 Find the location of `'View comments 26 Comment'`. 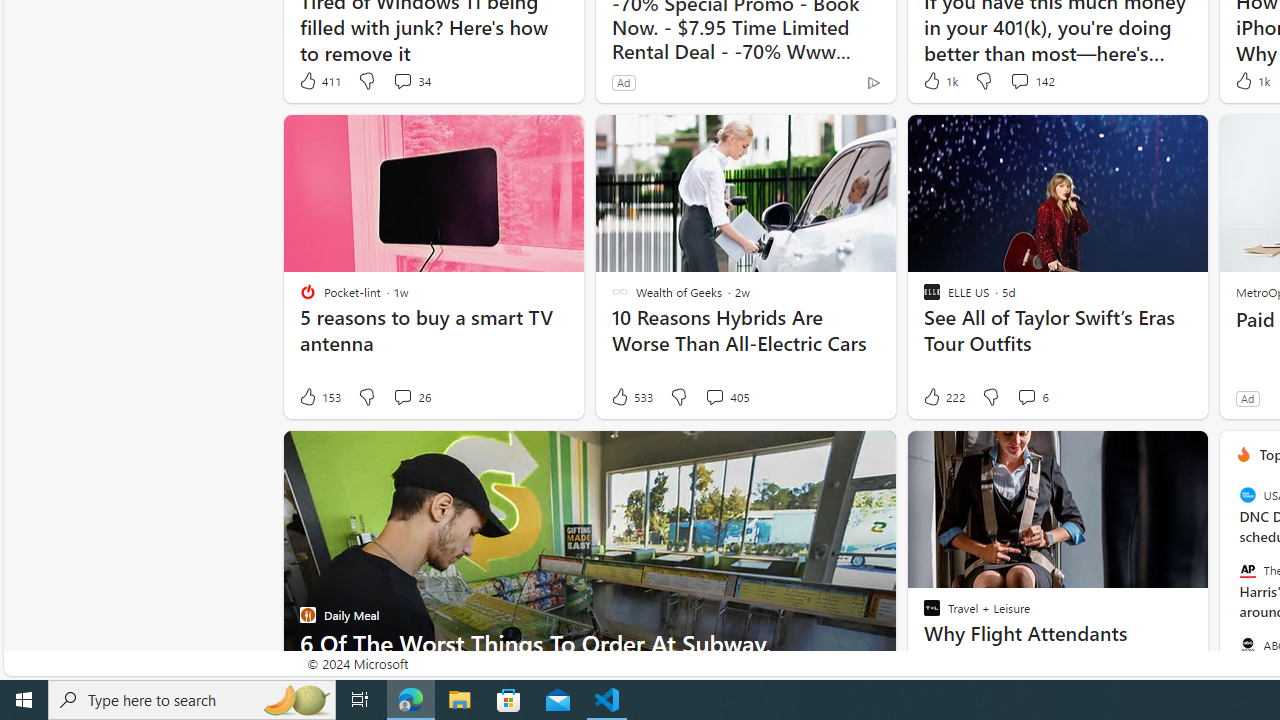

'View comments 26 Comment' is located at coordinates (401, 397).